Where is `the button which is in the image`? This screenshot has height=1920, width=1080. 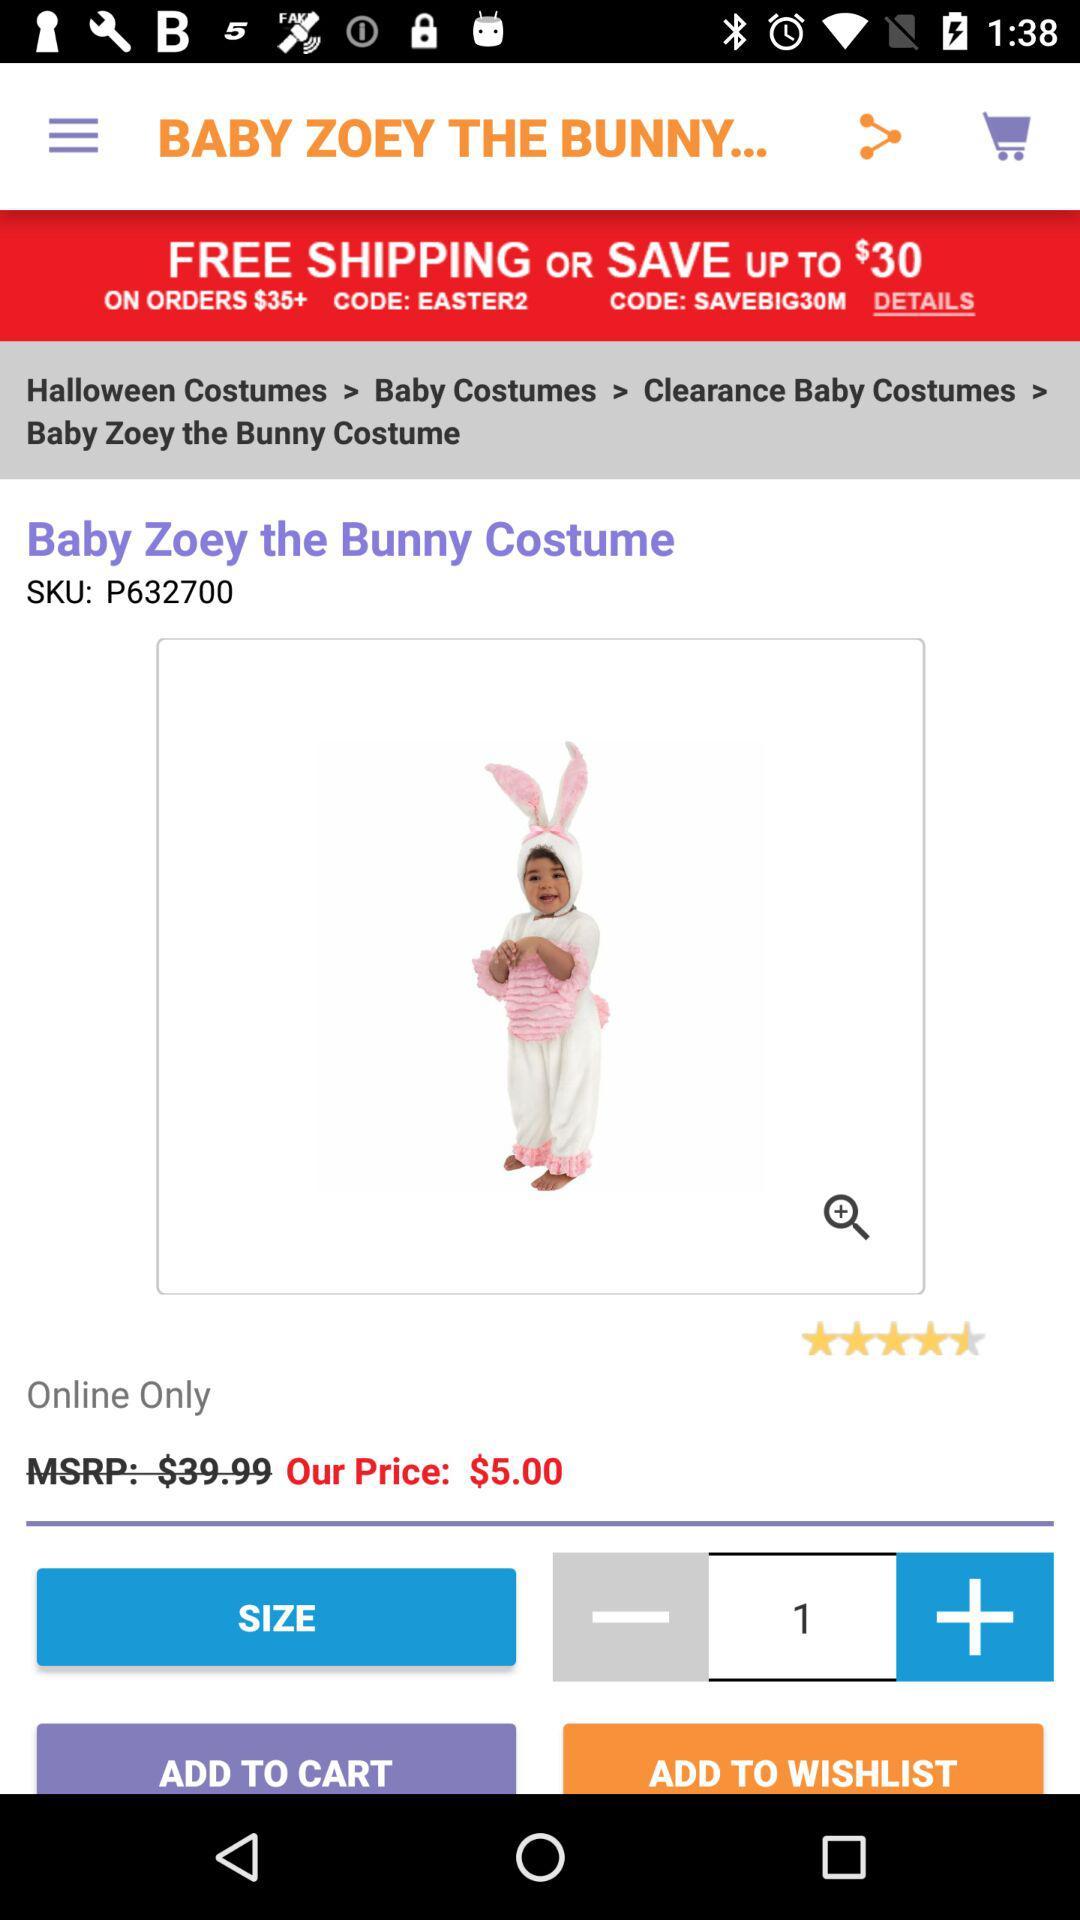 the button which is in the image is located at coordinates (847, 1217).